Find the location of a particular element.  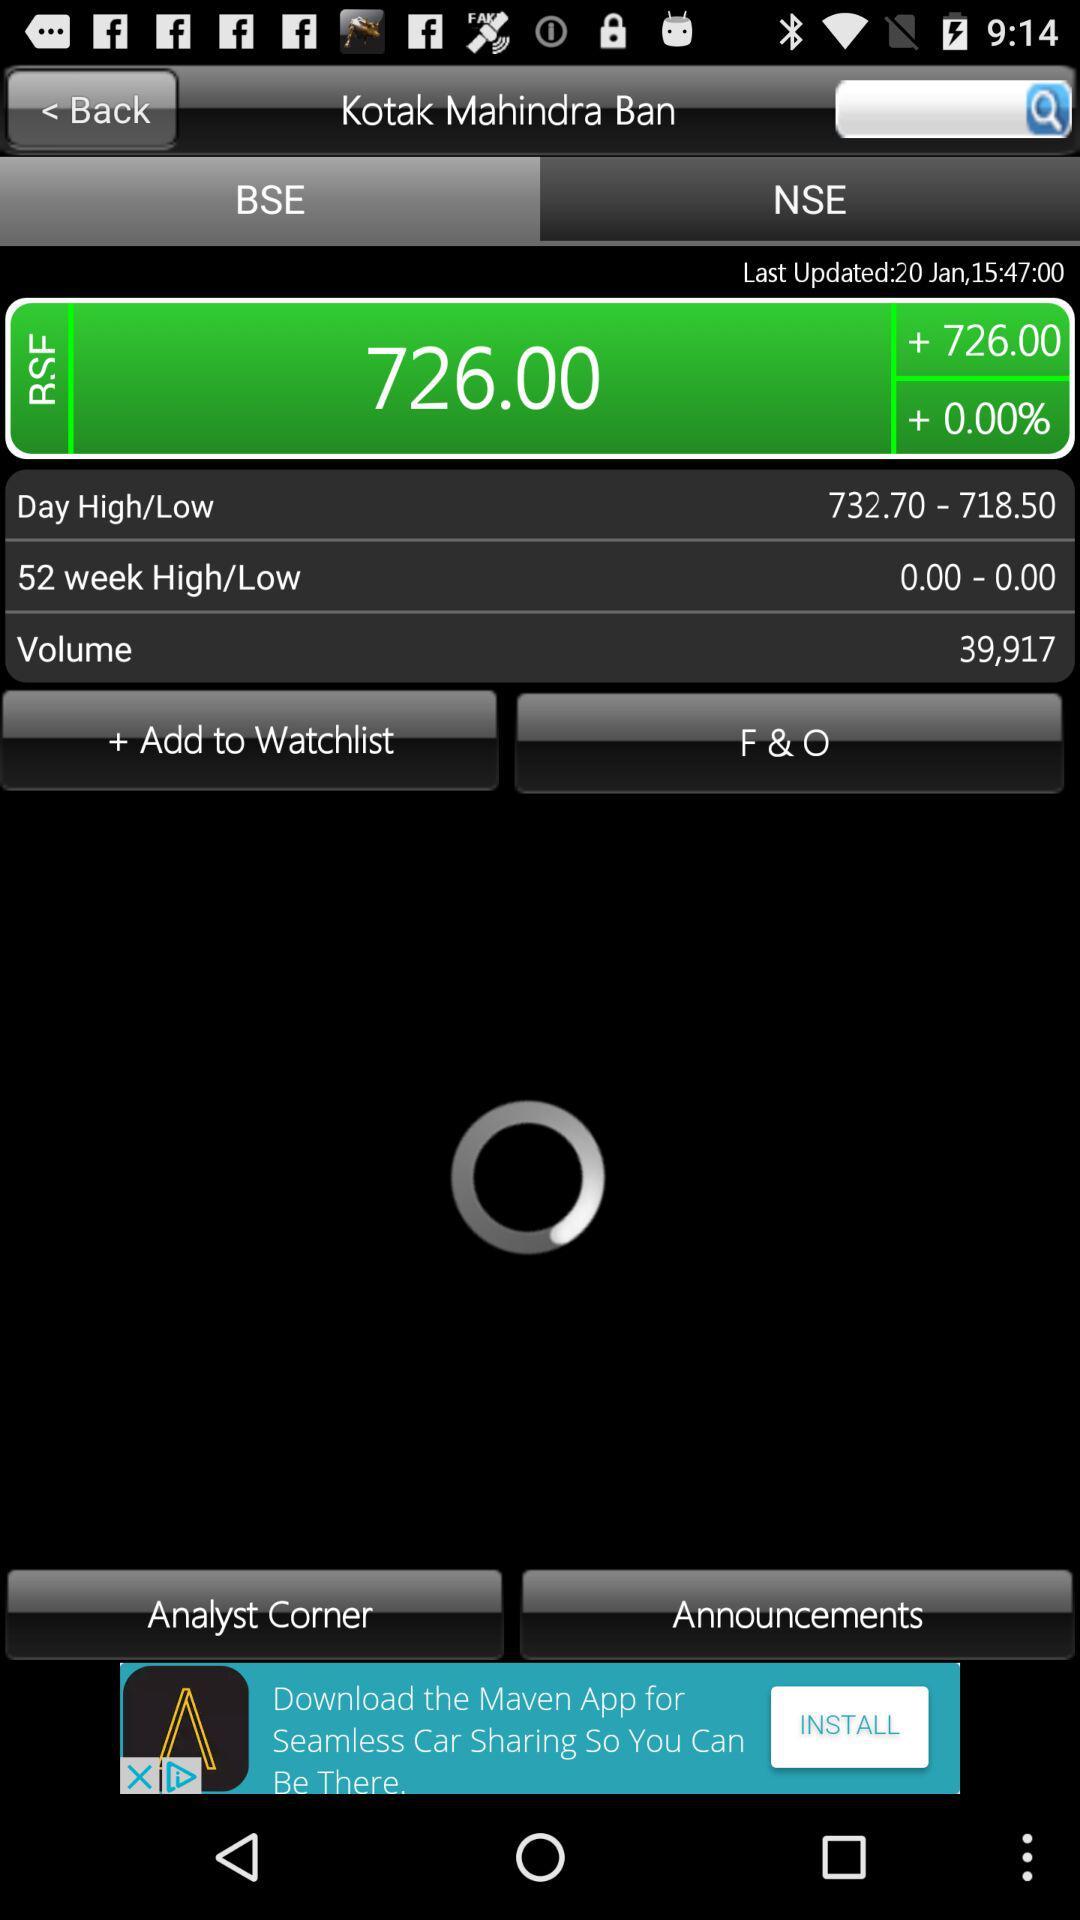

display stock price is located at coordinates (952, 108).